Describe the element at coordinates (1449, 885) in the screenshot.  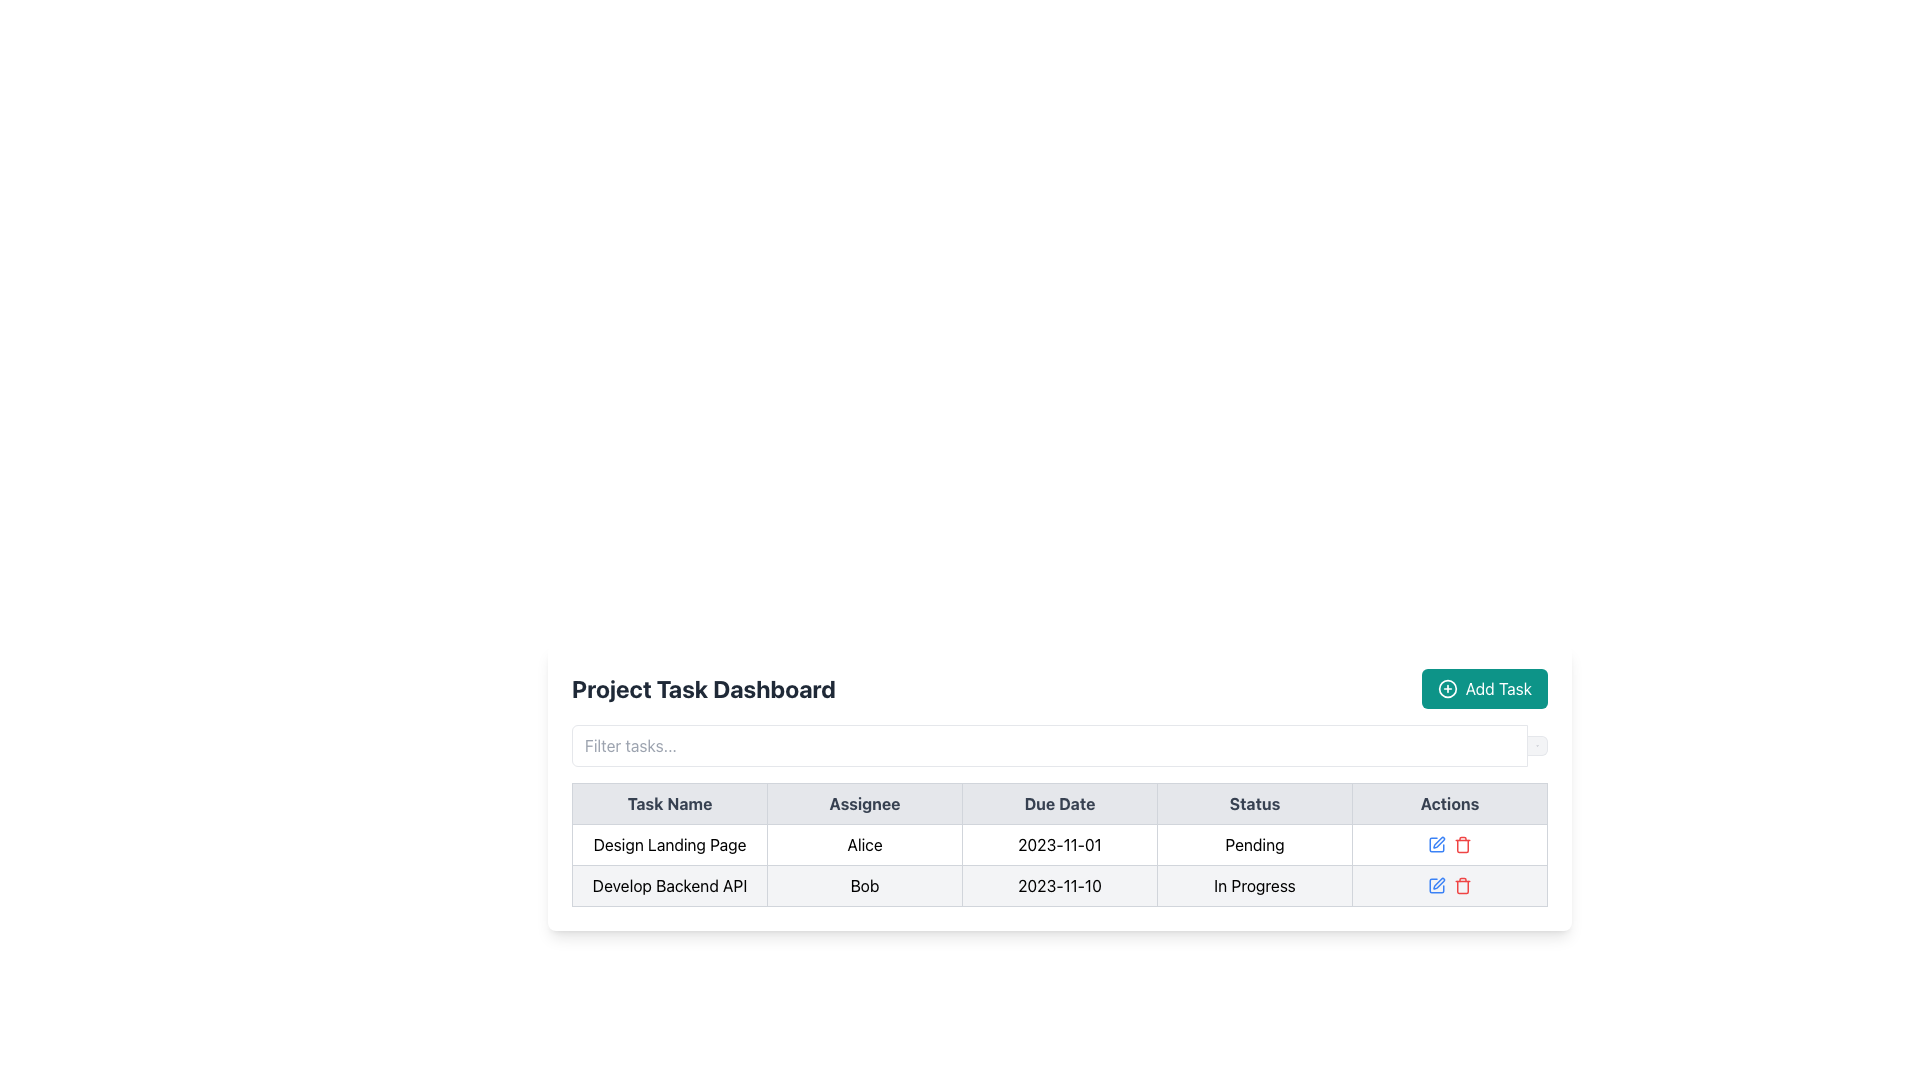
I see `the red trash bin icon in the Actions column of the second row of the table` at that location.